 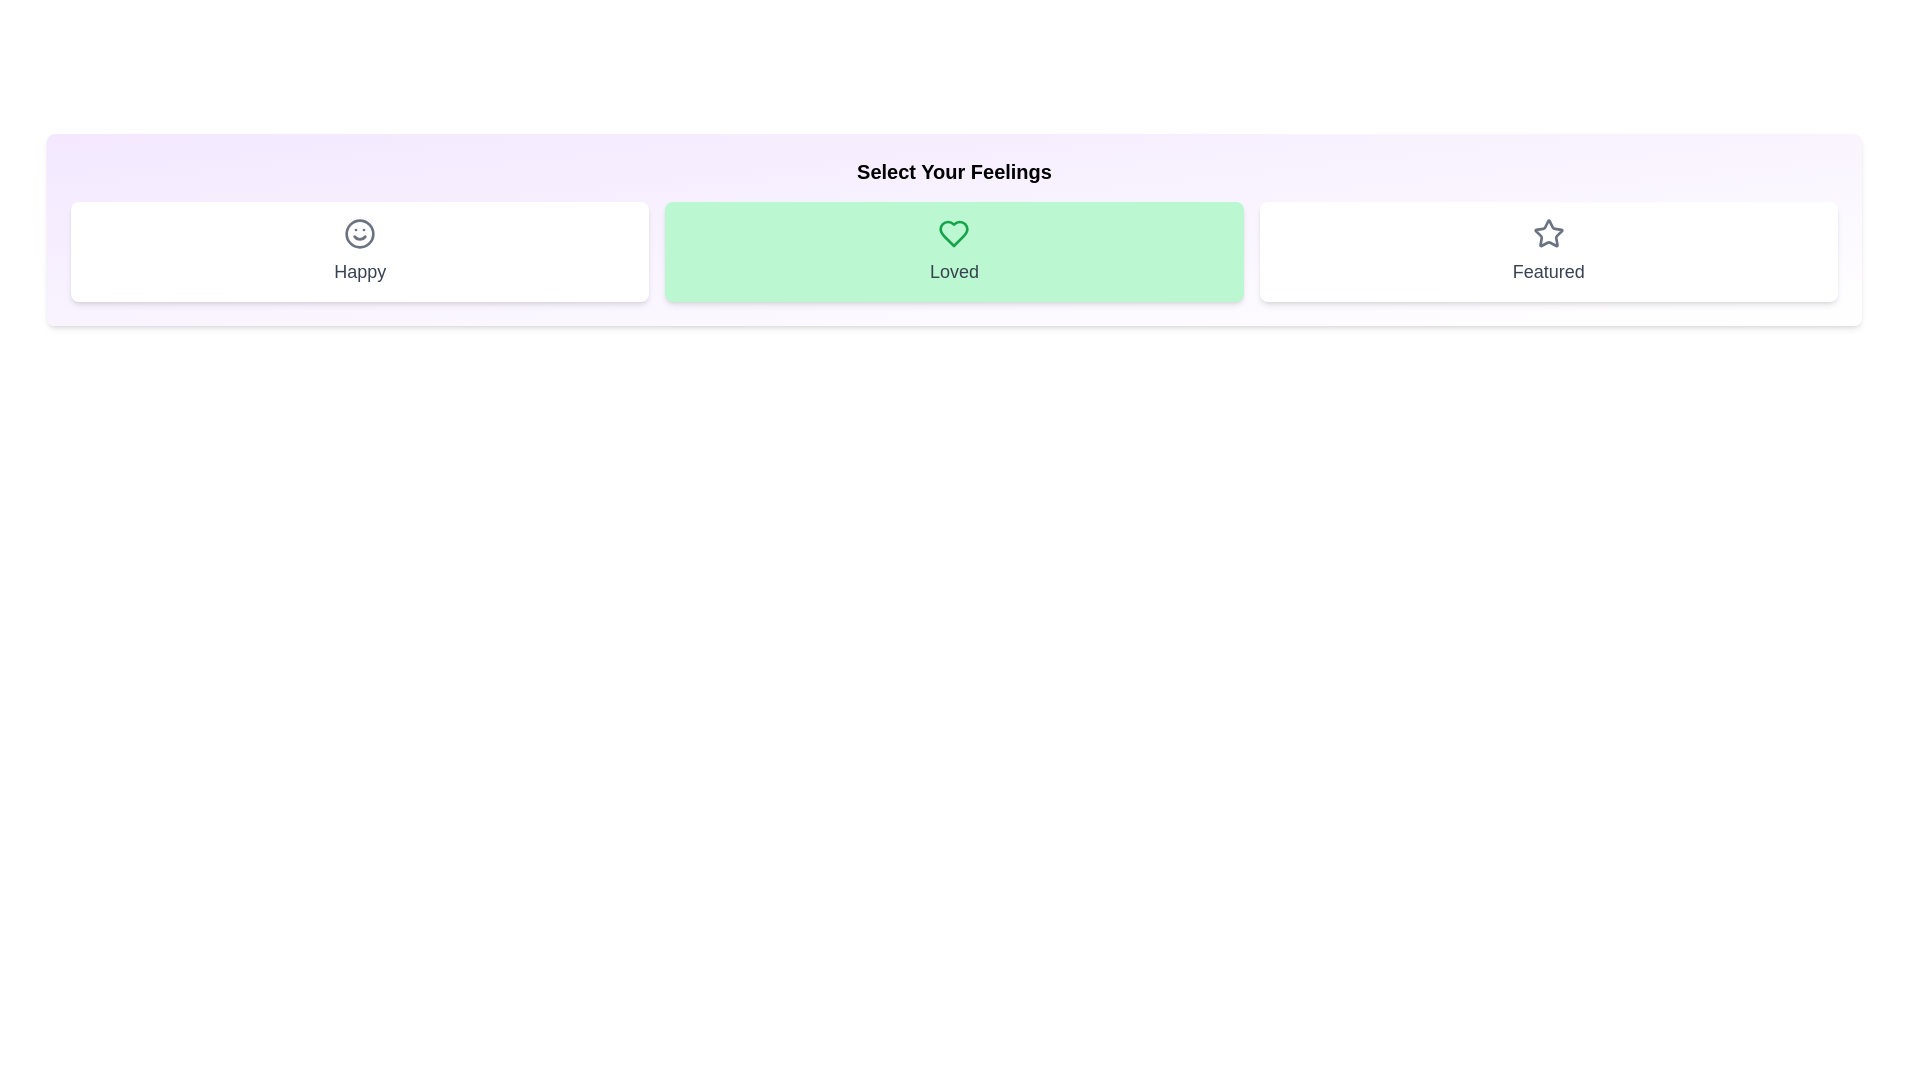 What do you see at coordinates (1547, 250) in the screenshot?
I see `the chip labeled Featured` at bounding box center [1547, 250].